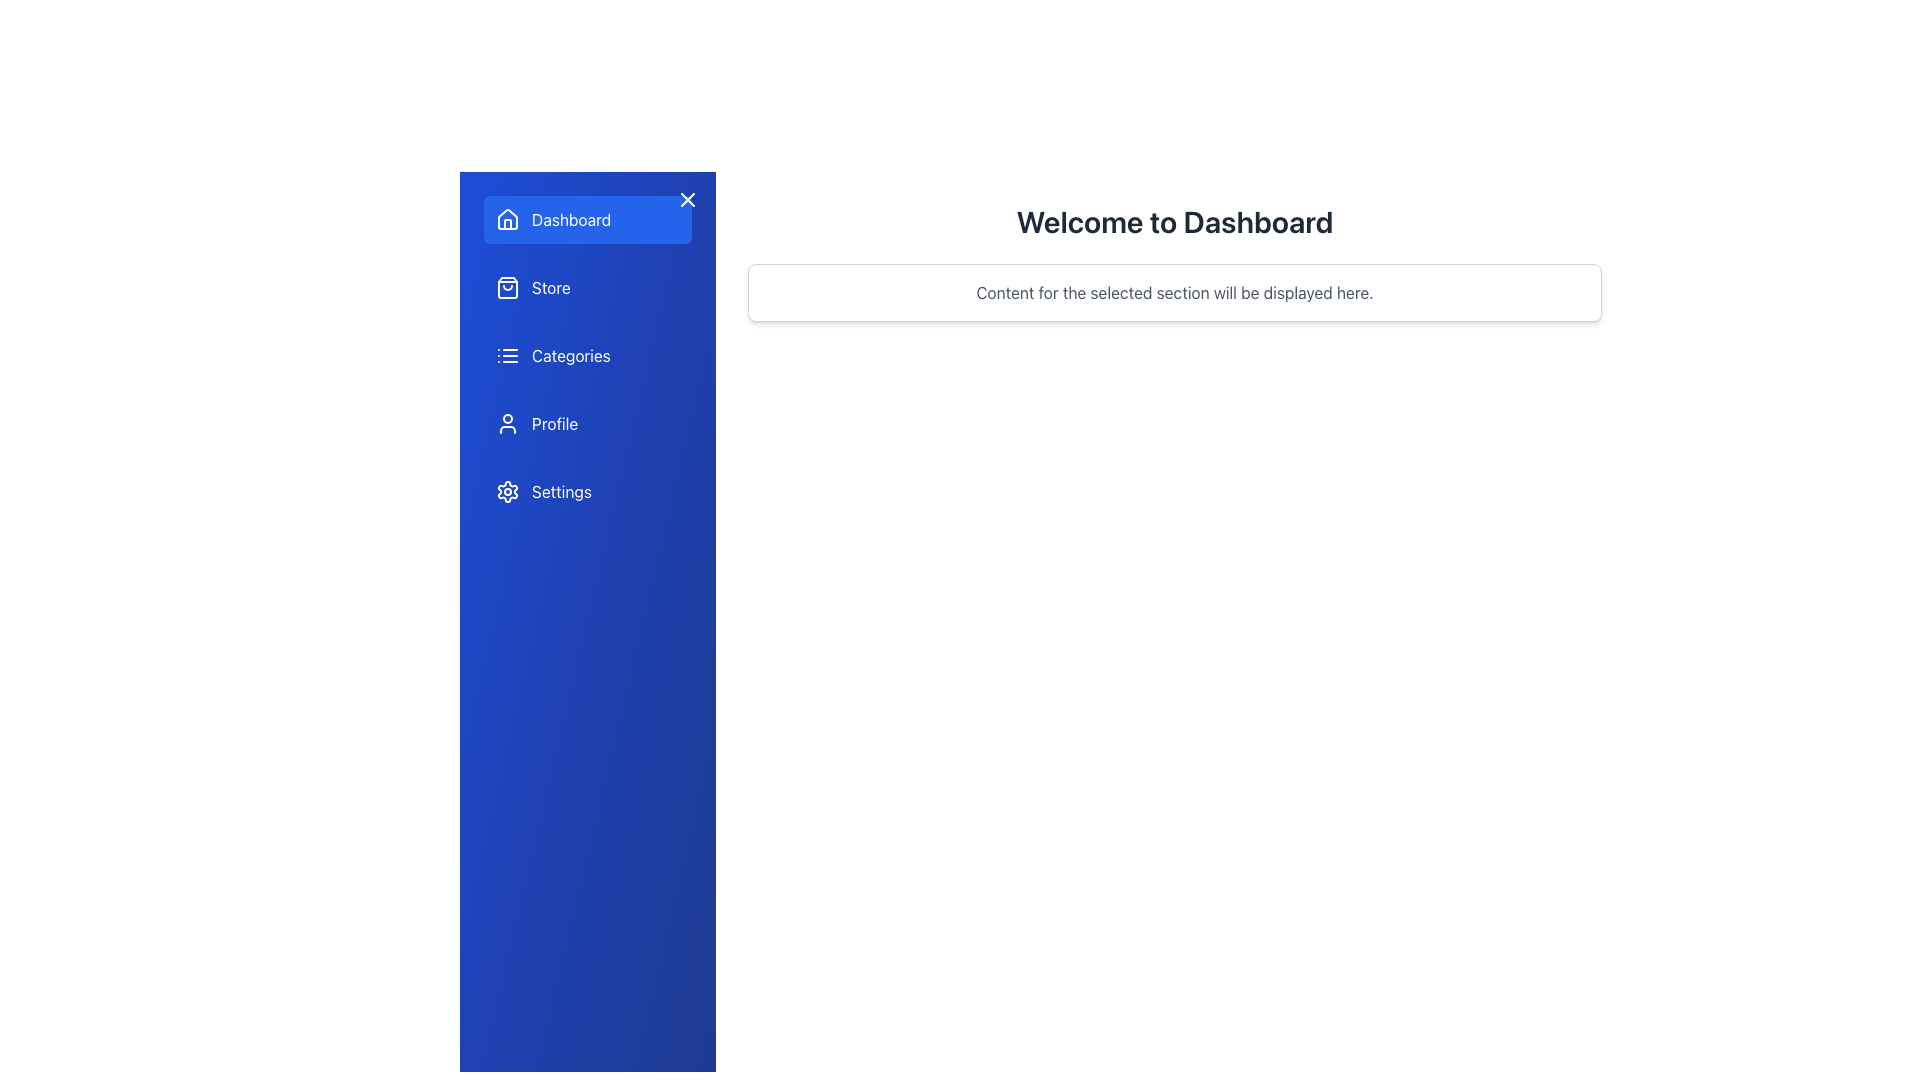 This screenshot has height=1080, width=1920. Describe the element at coordinates (587, 288) in the screenshot. I see `the navigation menu item labeled 'Store' on the left-hand sidebar` at that location.